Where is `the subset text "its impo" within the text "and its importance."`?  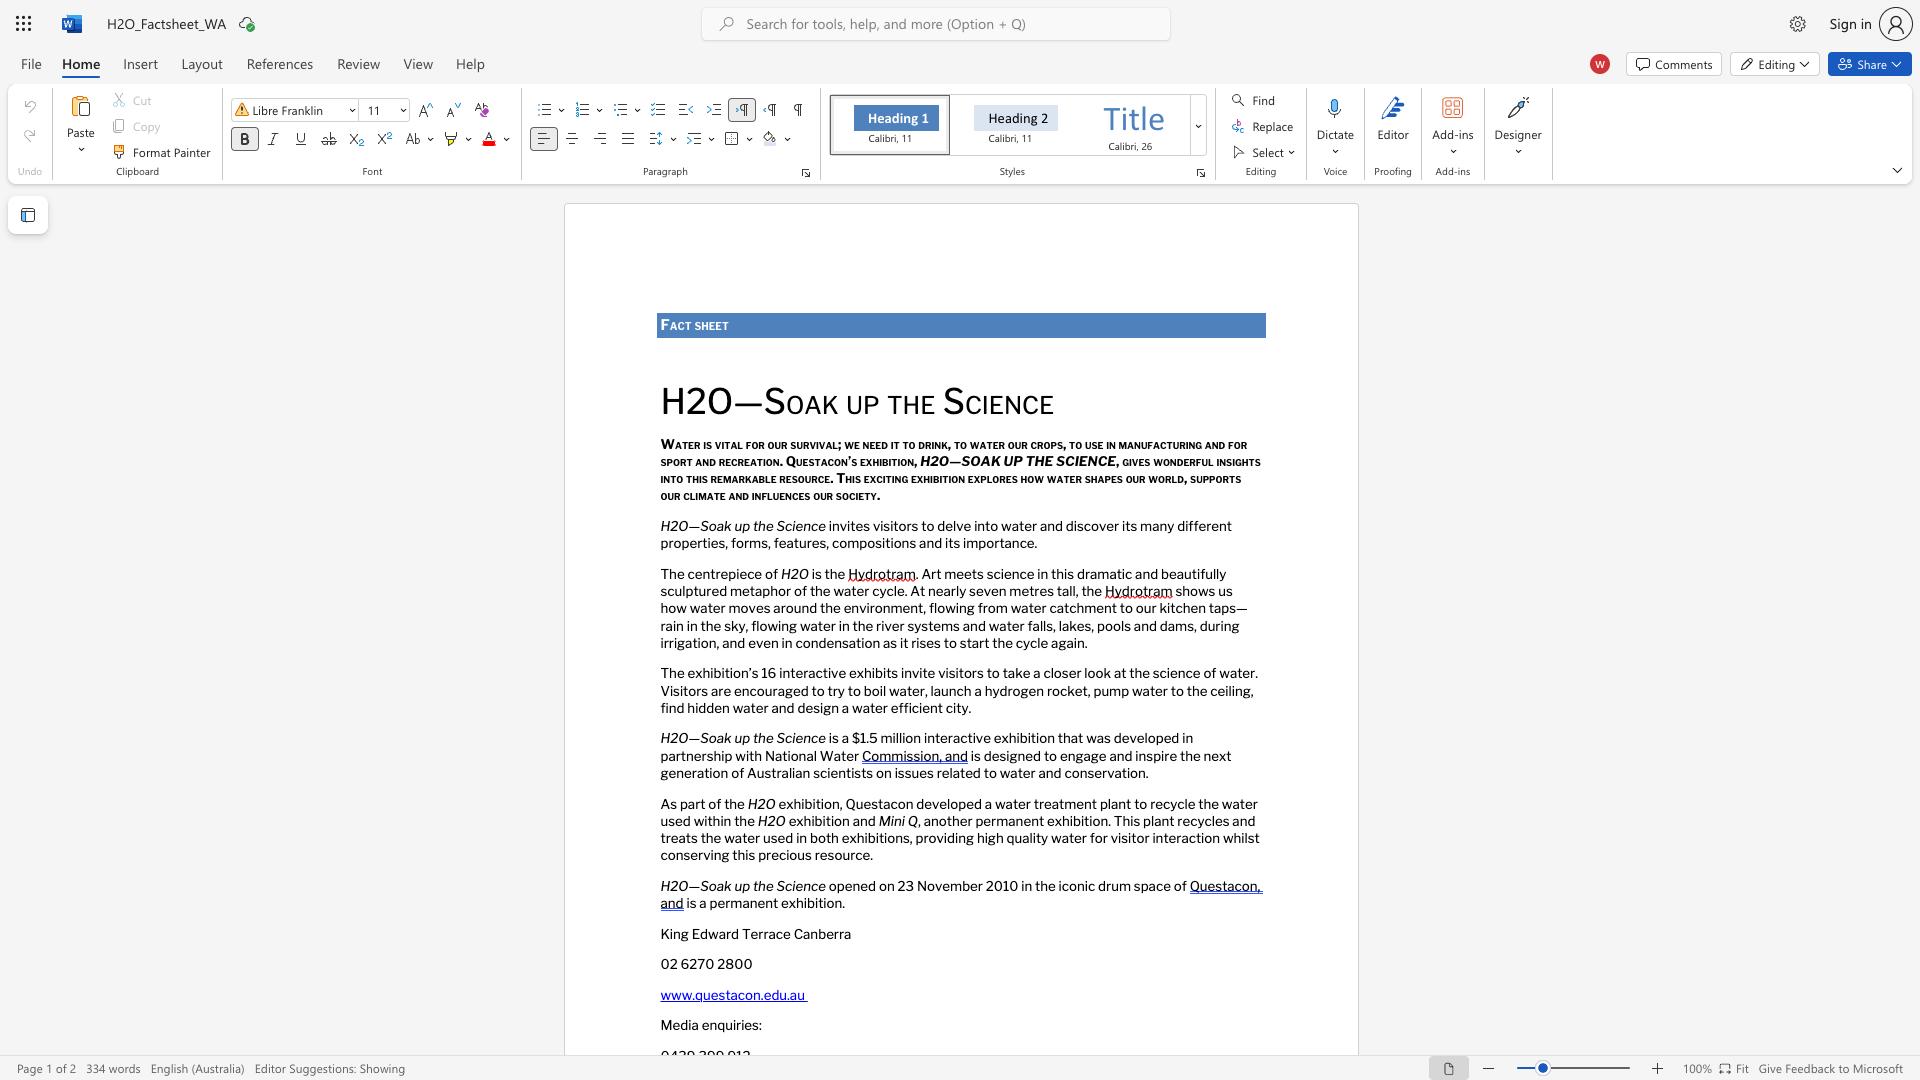 the subset text "its impo" within the text "and its importance." is located at coordinates (944, 543).